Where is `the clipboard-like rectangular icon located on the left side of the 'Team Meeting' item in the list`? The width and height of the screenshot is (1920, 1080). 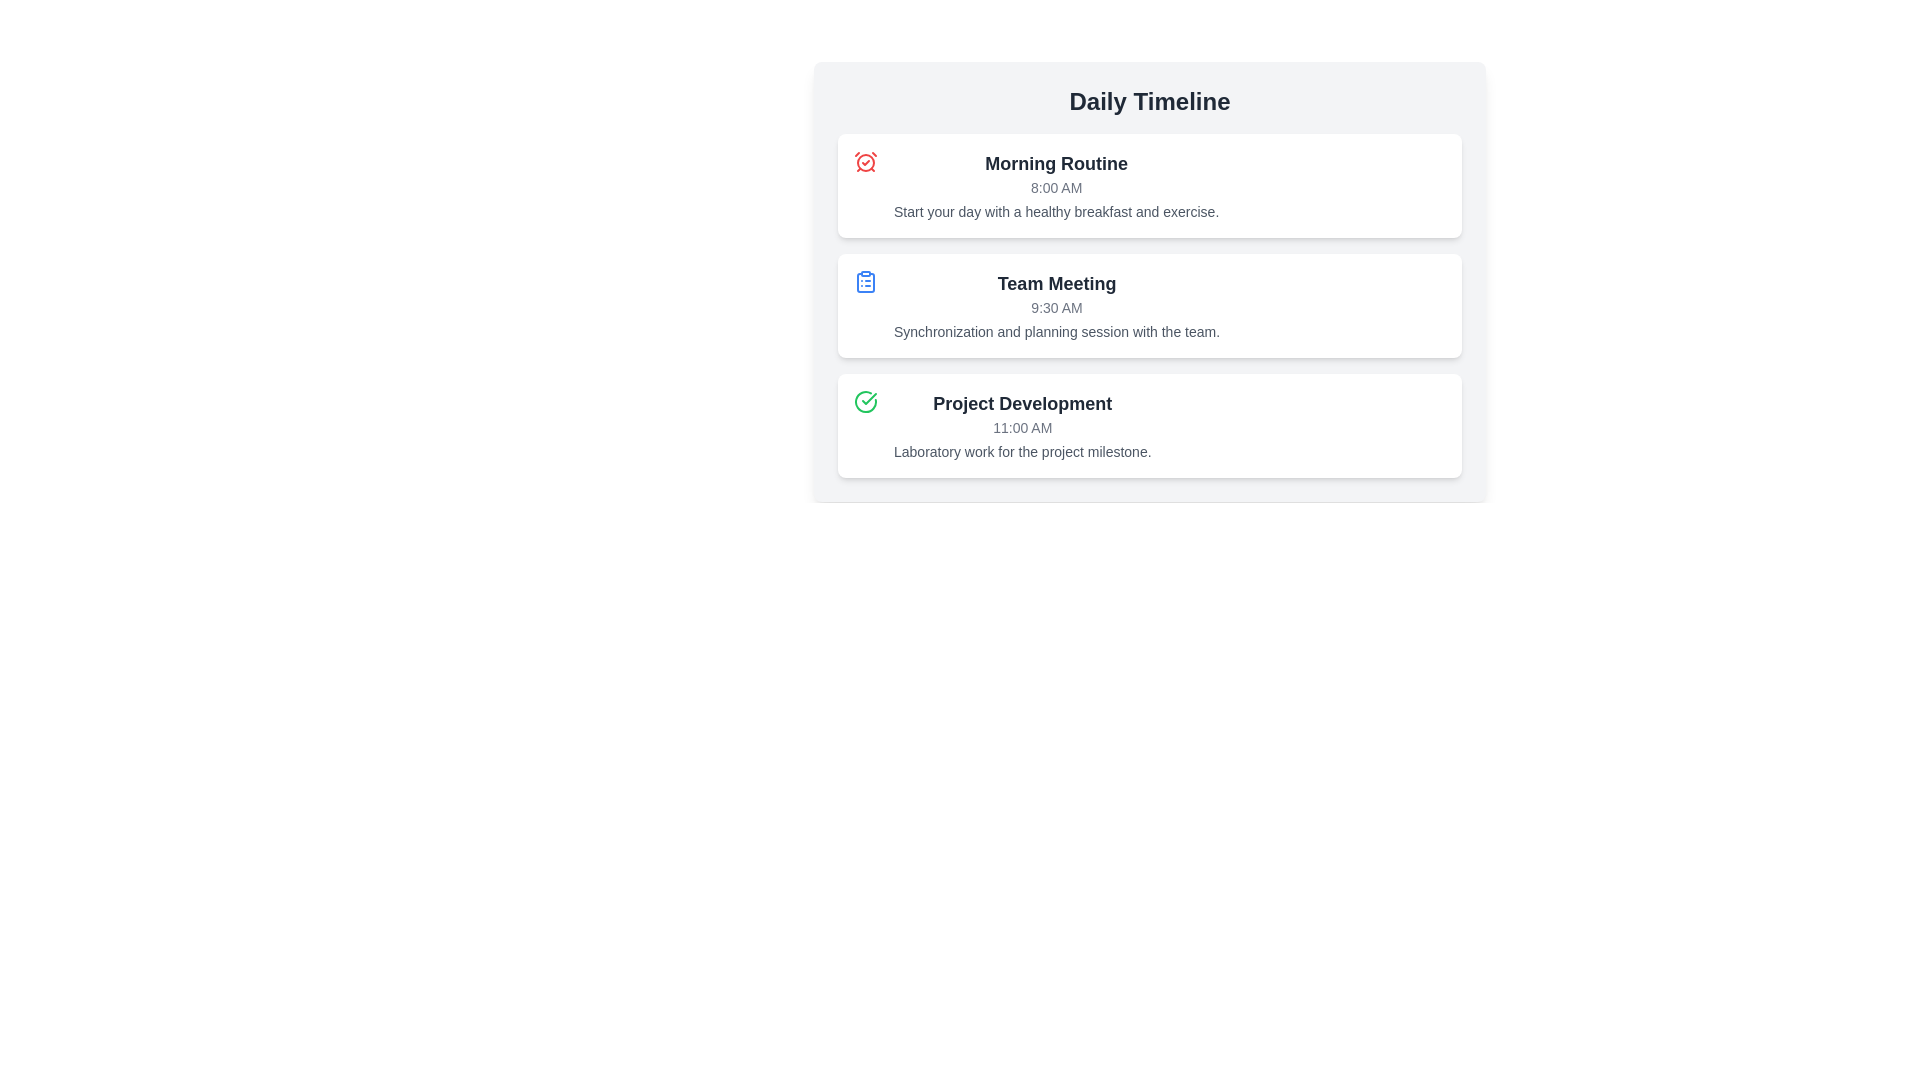 the clipboard-like rectangular icon located on the left side of the 'Team Meeting' item in the list is located at coordinates (865, 282).